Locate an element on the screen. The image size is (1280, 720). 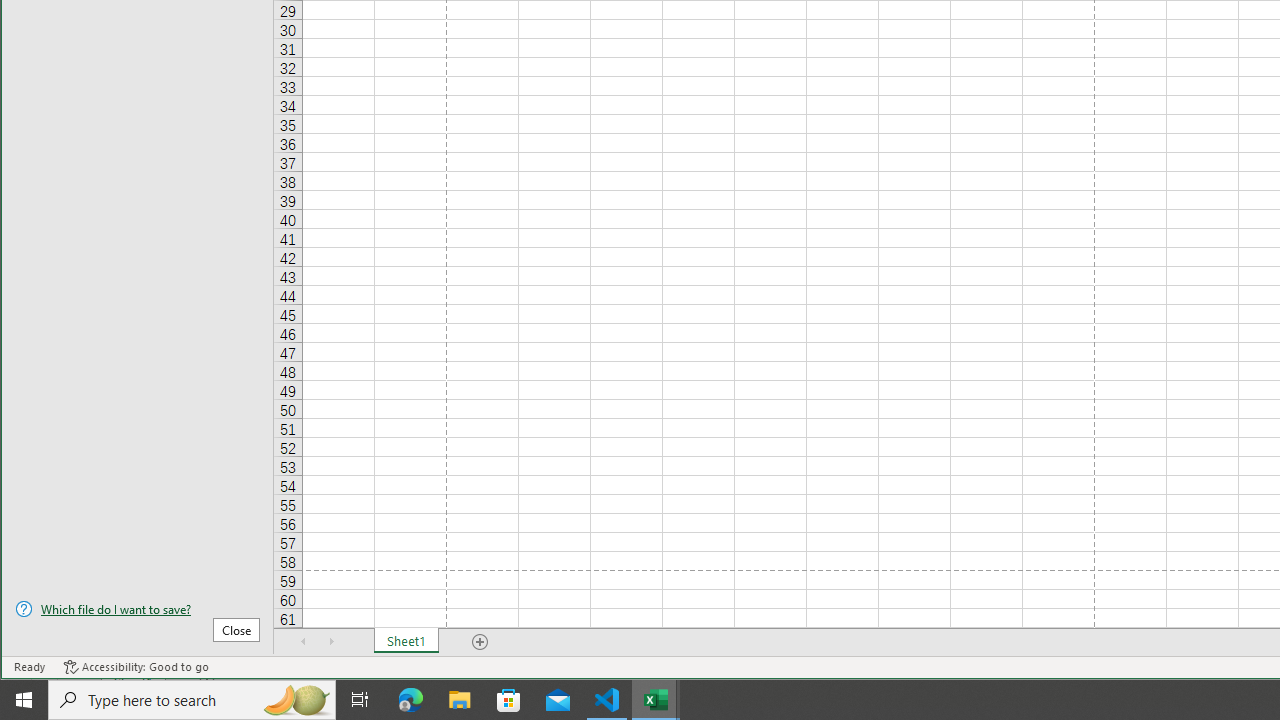
'Search highlights icon opens search home window' is located at coordinates (294, 698).